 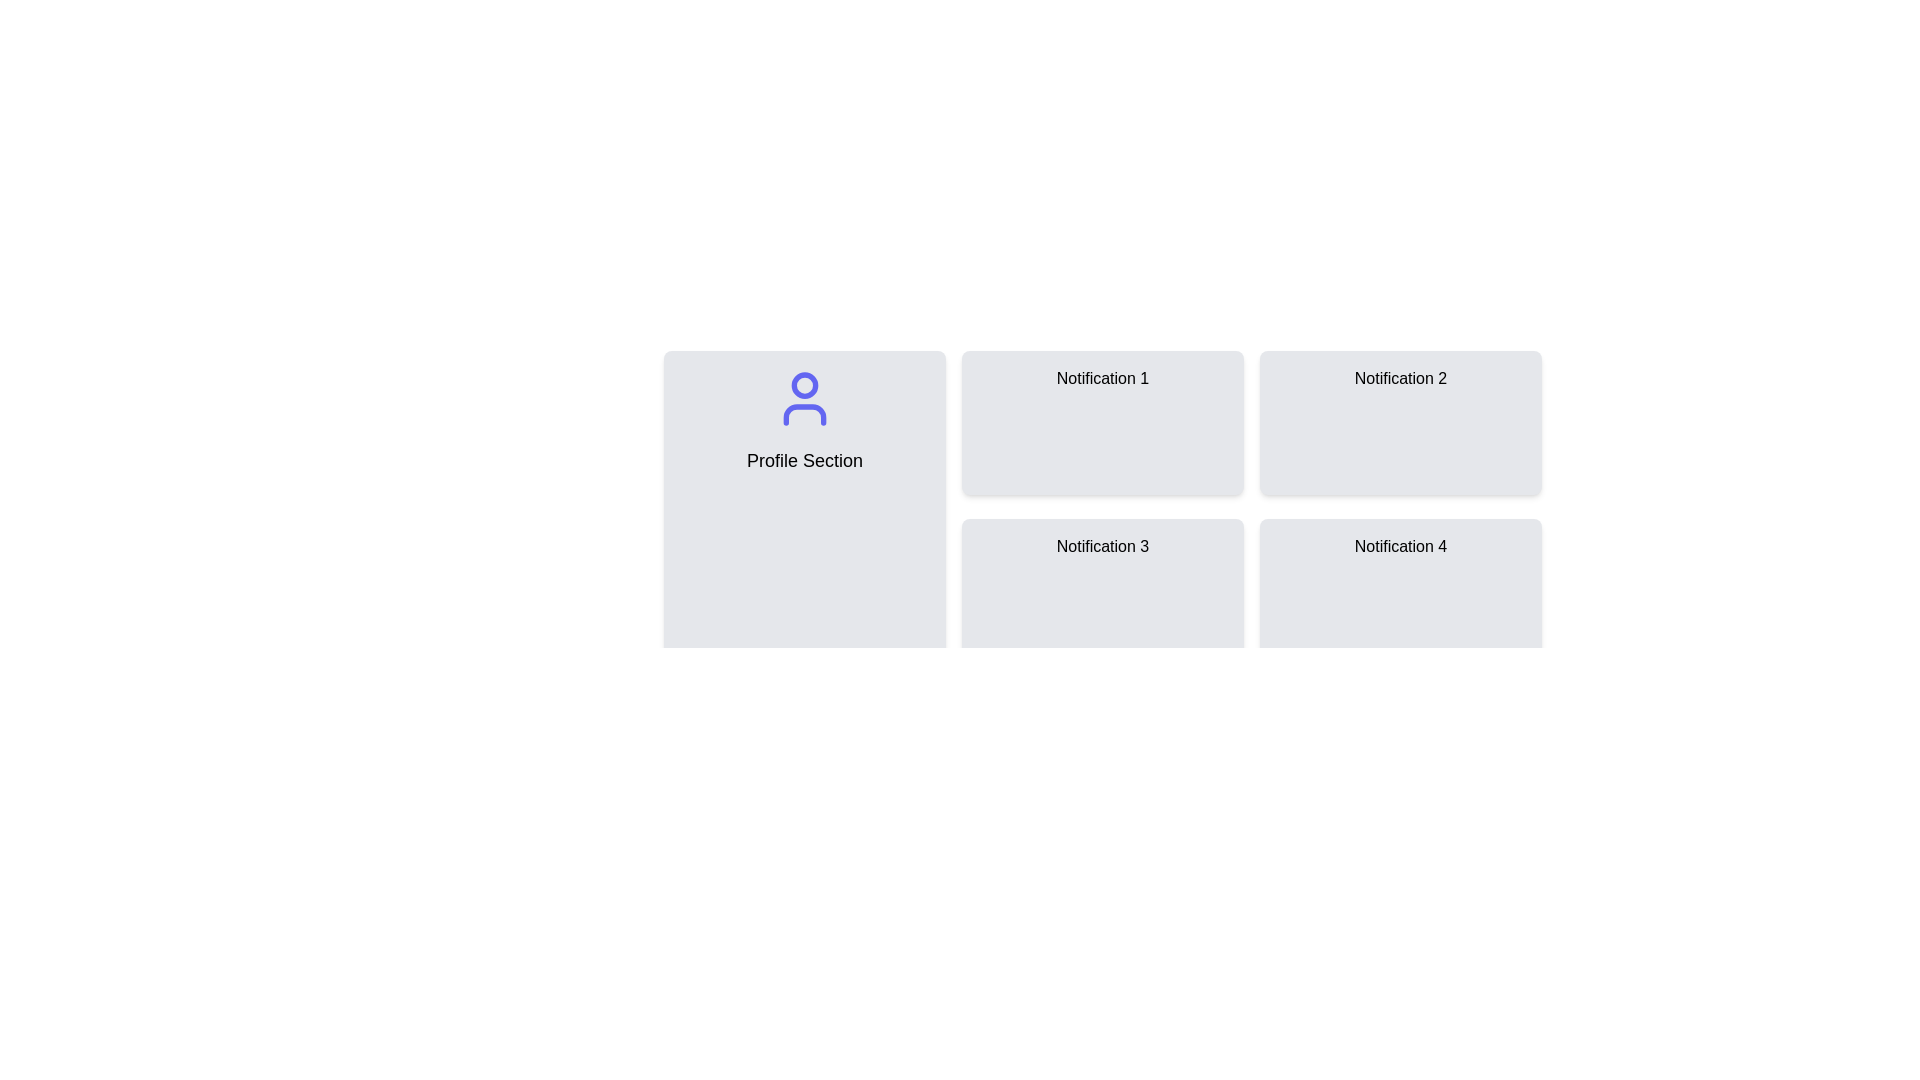 I want to click on the user profile card component located at the upper left corner of the two-column grid, so click(x=805, y=509).